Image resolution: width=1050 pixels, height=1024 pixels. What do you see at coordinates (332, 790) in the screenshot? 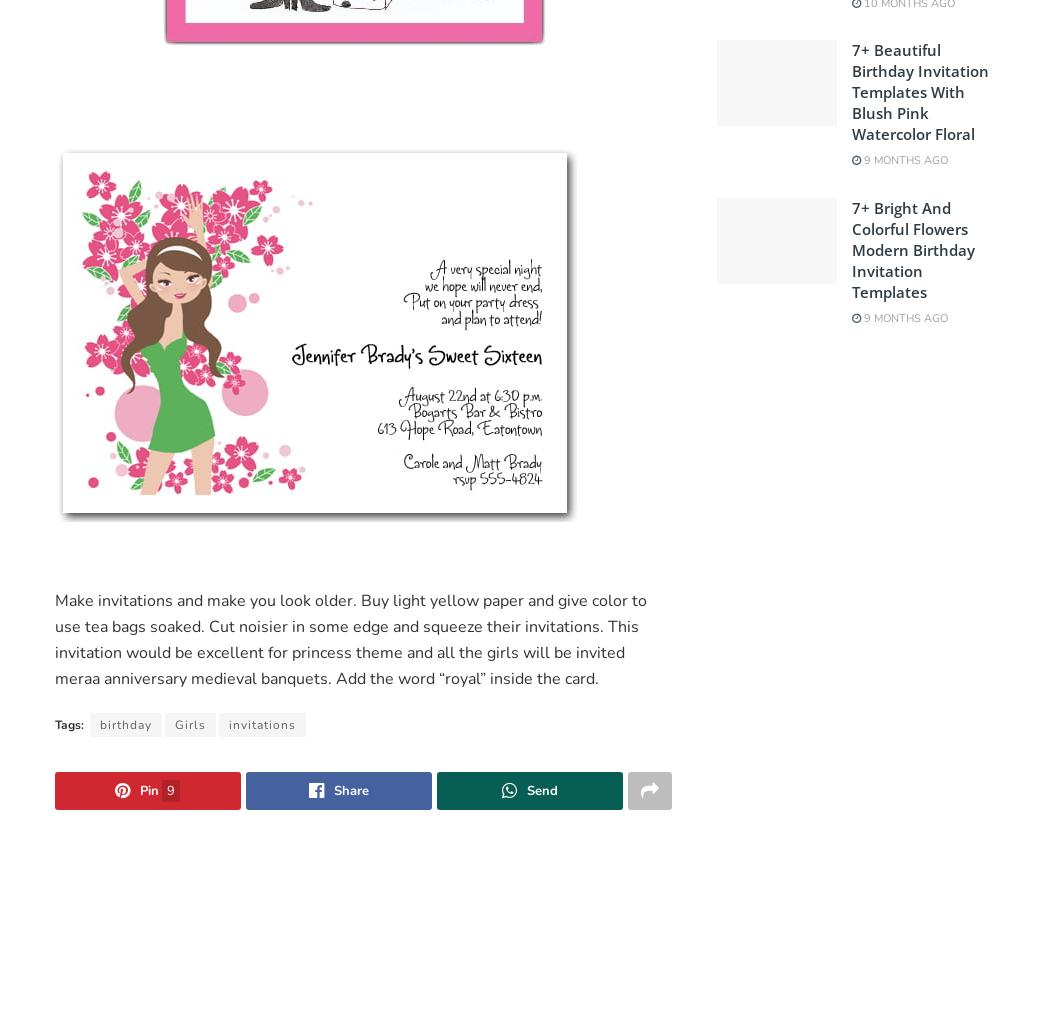
I see `'Share'` at bounding box center [332, 790].